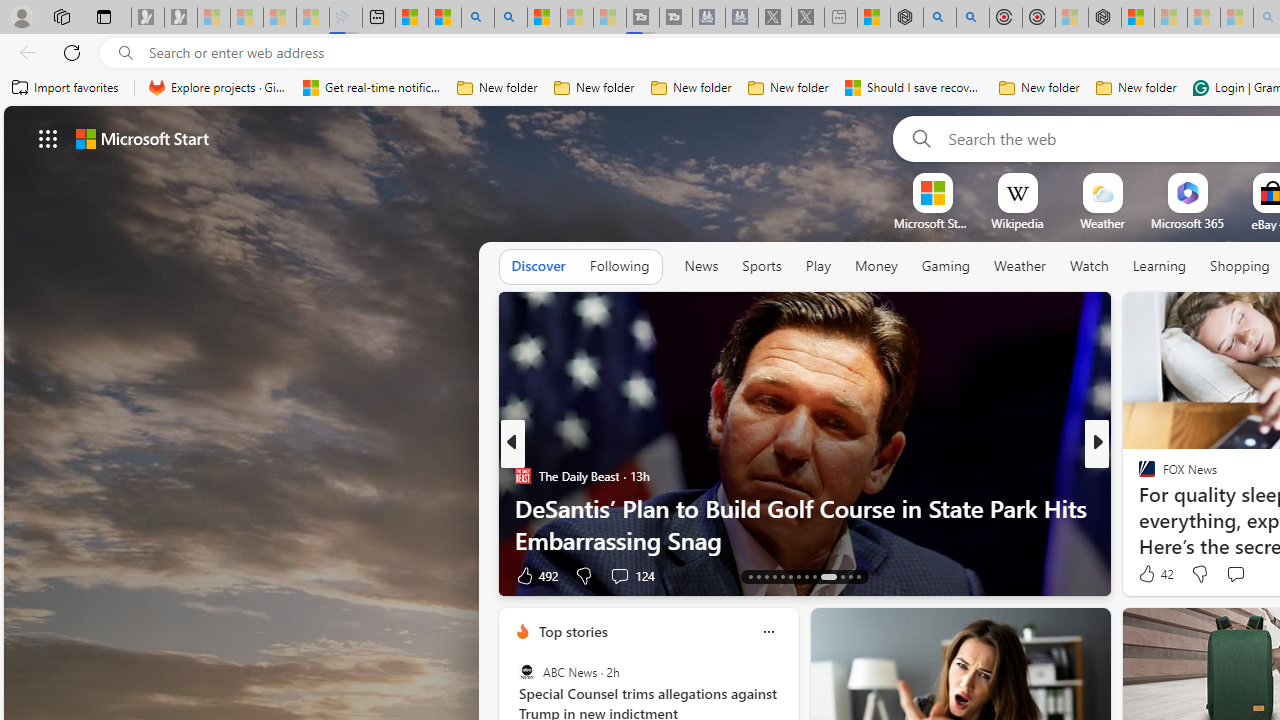 This screenshot has width=1280, height=720. Describe the element at coordinates (48, 137) in the screenshot. I see `'Class: control'` at that location.